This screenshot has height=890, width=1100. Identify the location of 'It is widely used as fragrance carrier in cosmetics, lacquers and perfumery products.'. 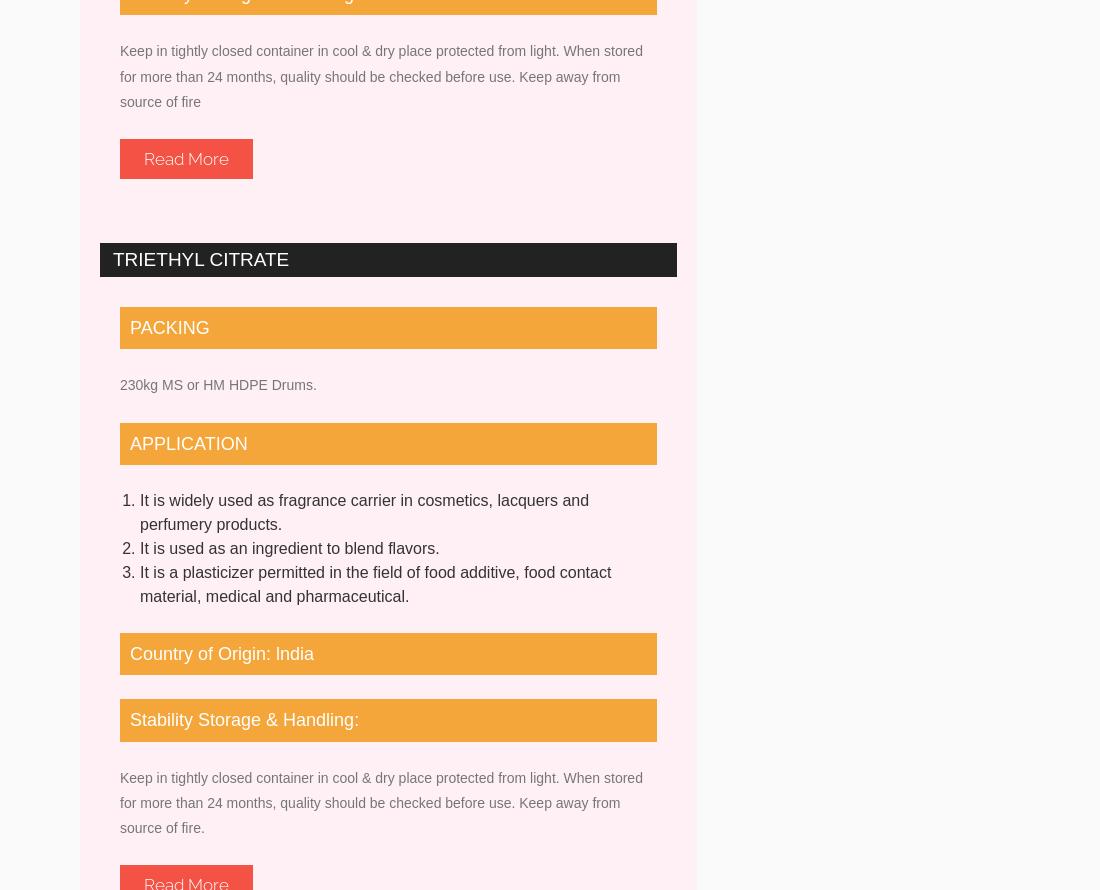
(364, 511).